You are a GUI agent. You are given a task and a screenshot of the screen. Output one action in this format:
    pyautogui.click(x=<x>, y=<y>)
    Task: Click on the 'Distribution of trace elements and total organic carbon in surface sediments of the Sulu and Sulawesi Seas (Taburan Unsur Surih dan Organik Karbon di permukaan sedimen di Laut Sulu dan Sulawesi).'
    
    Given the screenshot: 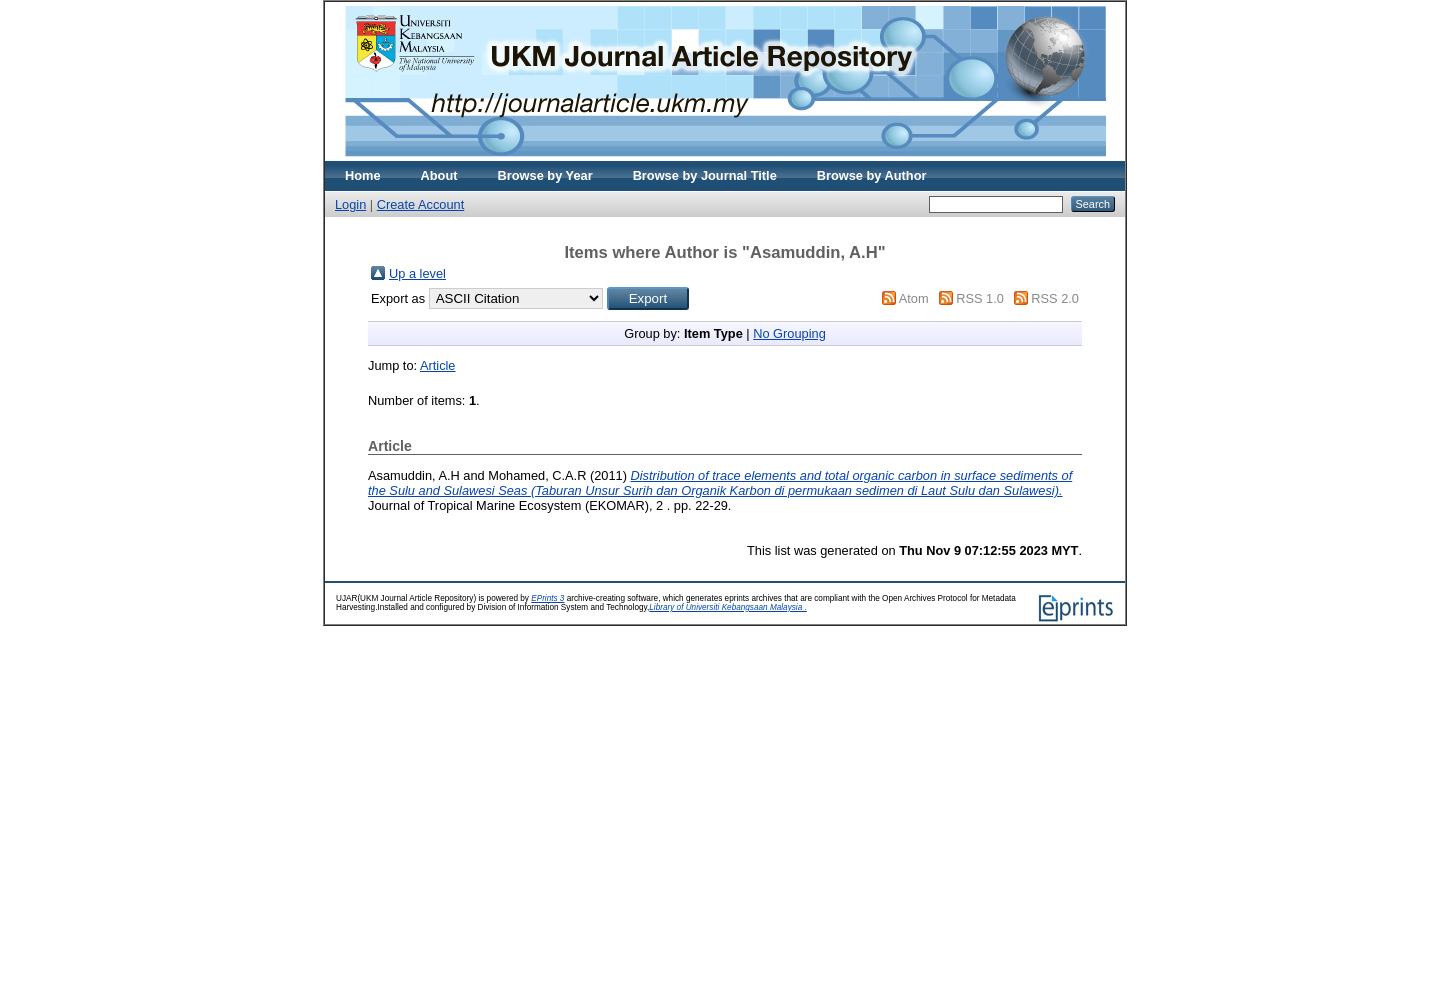 What is the action you would take?
    pyautogui.click(x=367, y=481)
    